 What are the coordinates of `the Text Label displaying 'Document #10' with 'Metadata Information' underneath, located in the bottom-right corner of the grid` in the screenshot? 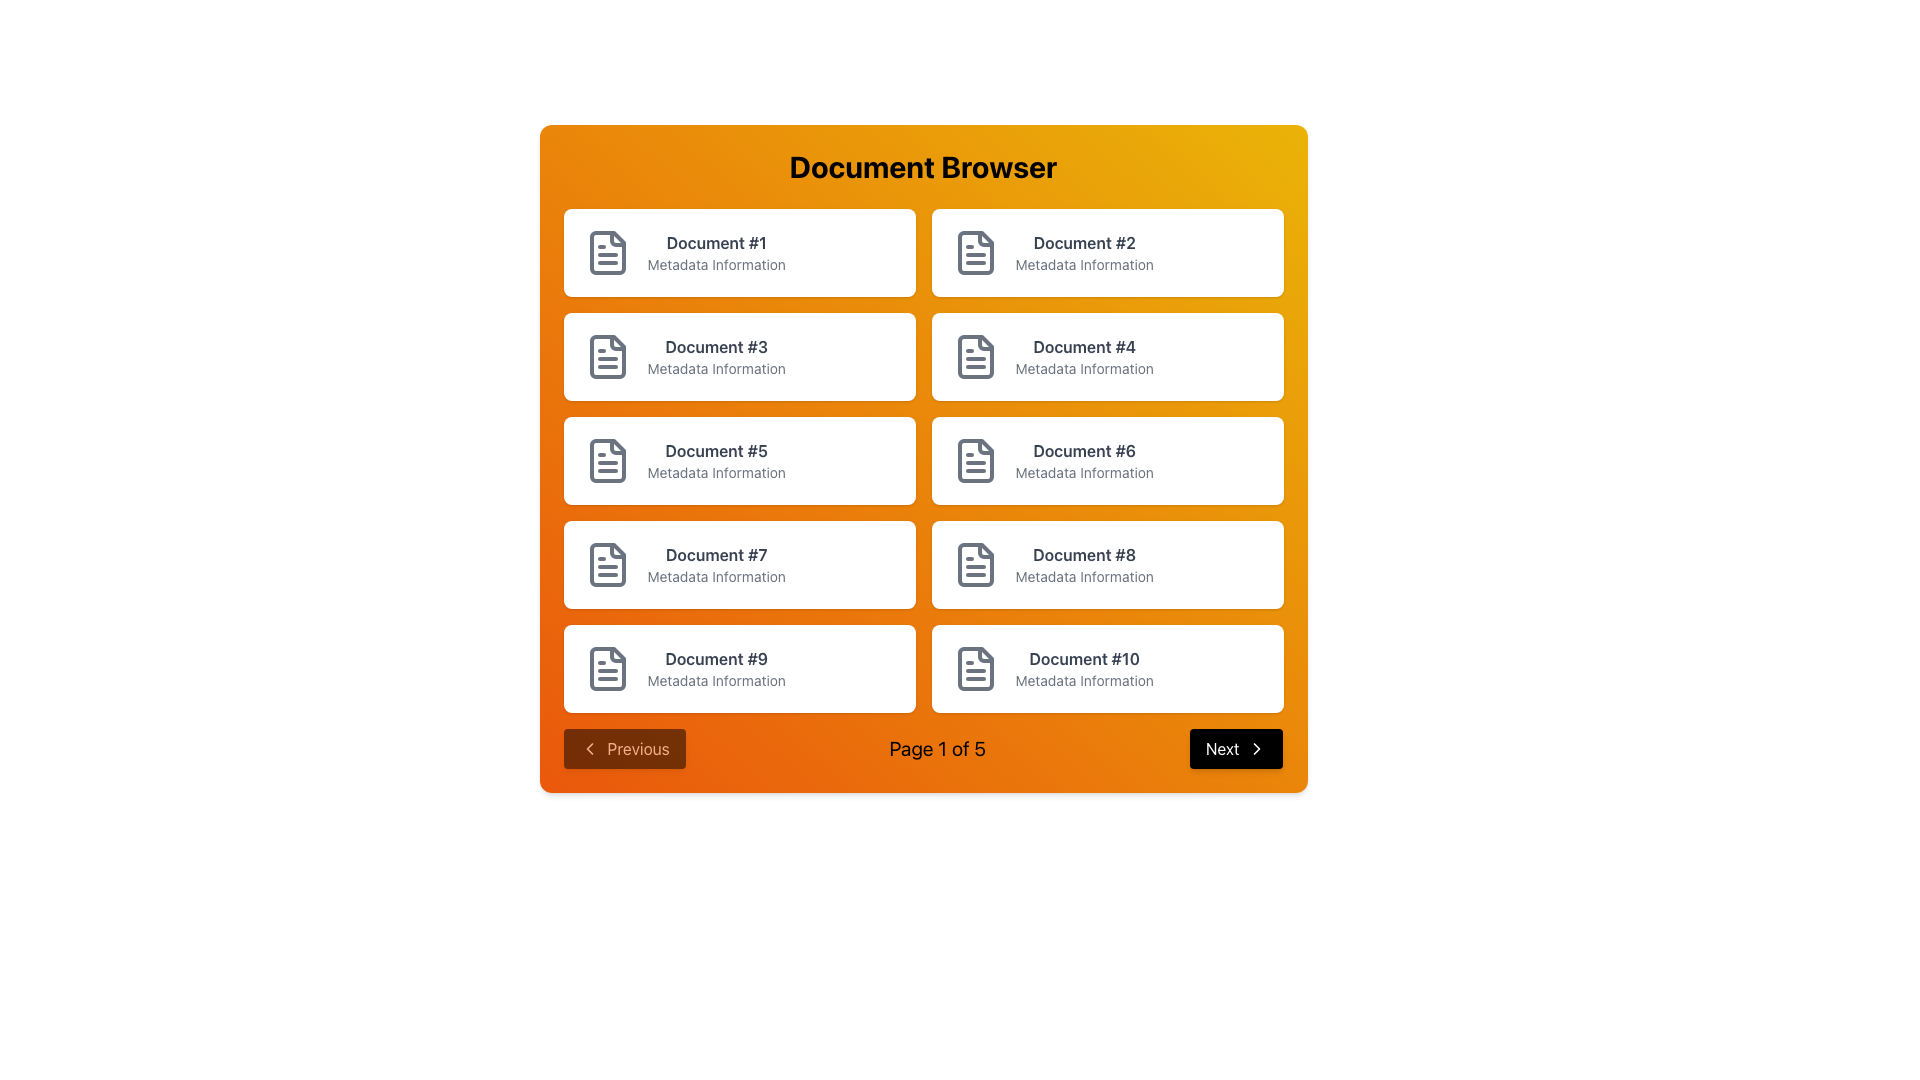 It's located at (1083, 668).